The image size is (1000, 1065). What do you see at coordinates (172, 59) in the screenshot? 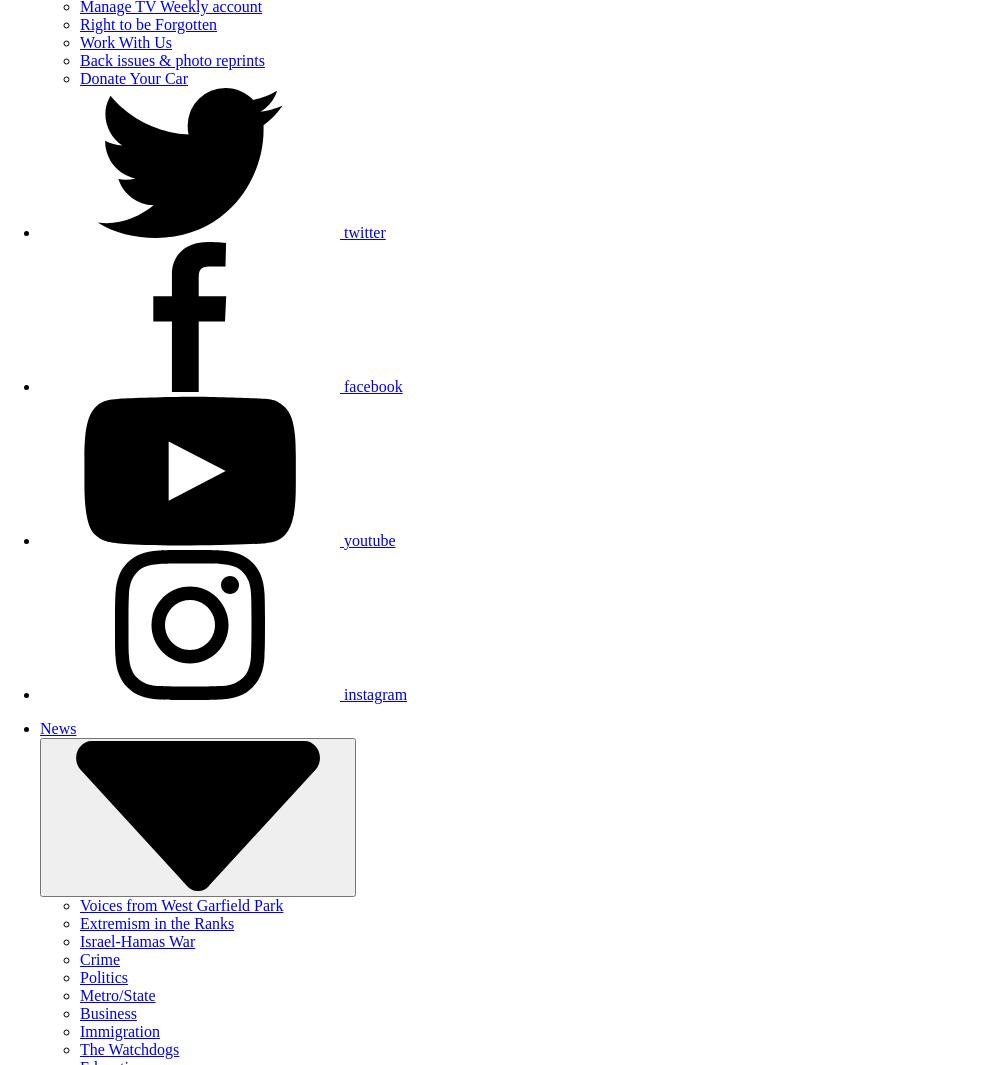
I see `'Back issues & photo reprints'` at bounding box center [172, 59].